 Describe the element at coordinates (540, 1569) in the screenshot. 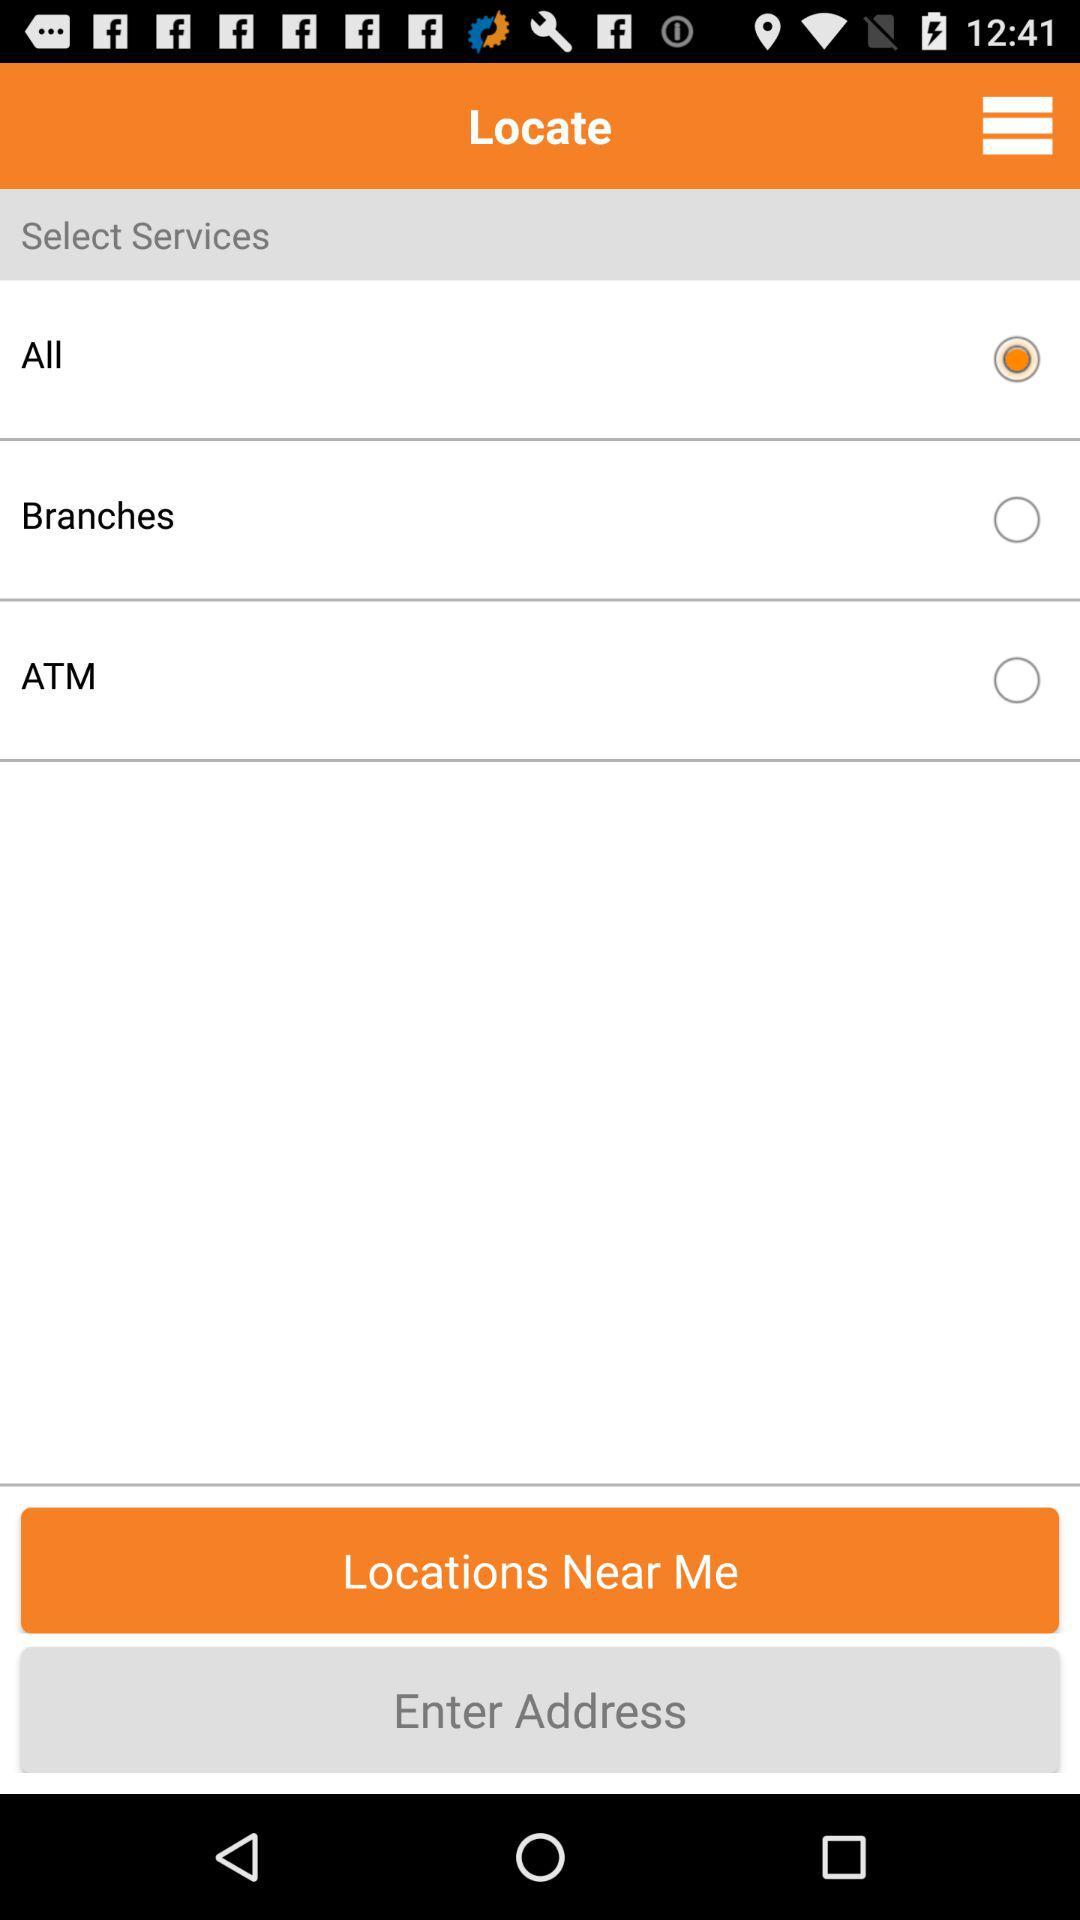

I see `the icon above enter address icon` at that location.